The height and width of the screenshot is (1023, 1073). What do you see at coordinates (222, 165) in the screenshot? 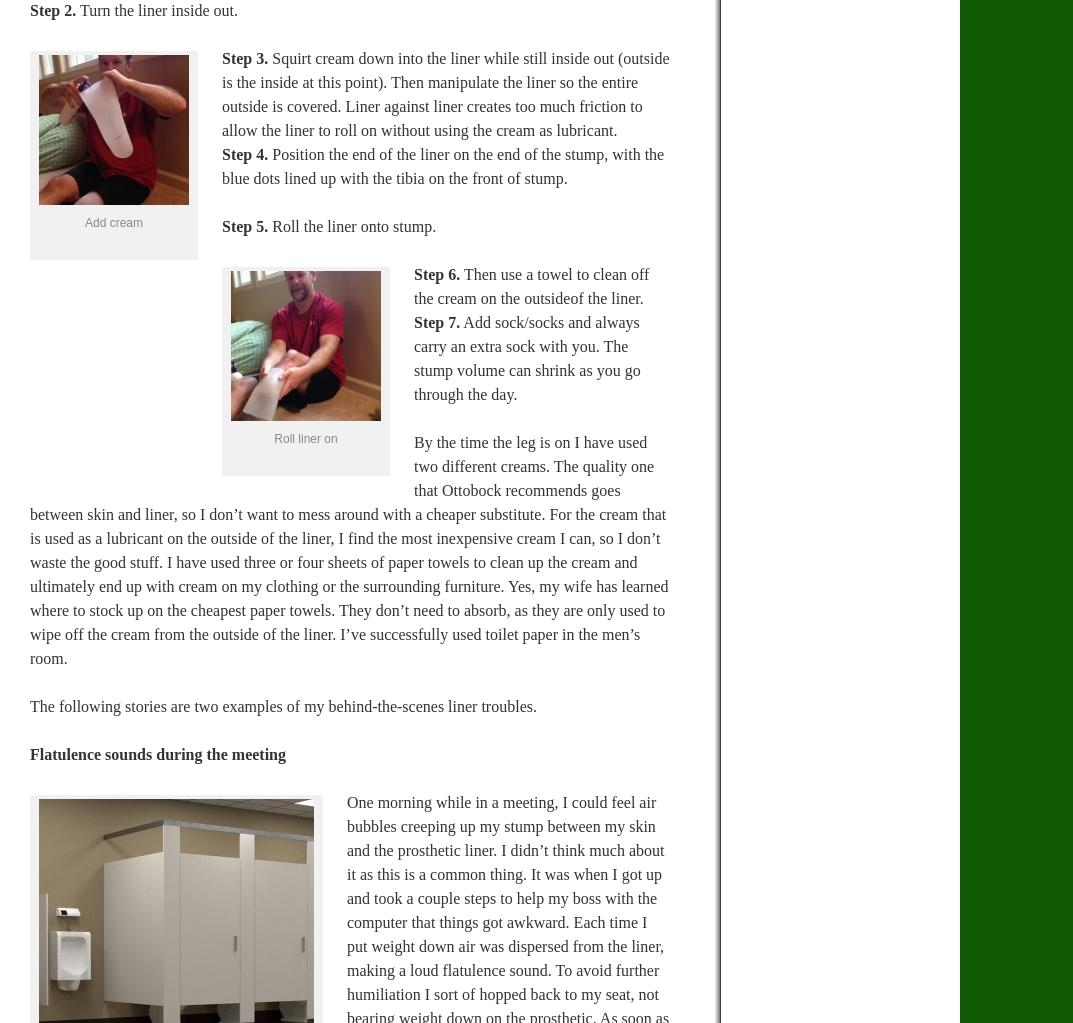
I see `'Position the end of the liner on the end of the stump, with the blue dots lined up with the tibia on the front of stump.'` at bounding box center [222, 165].